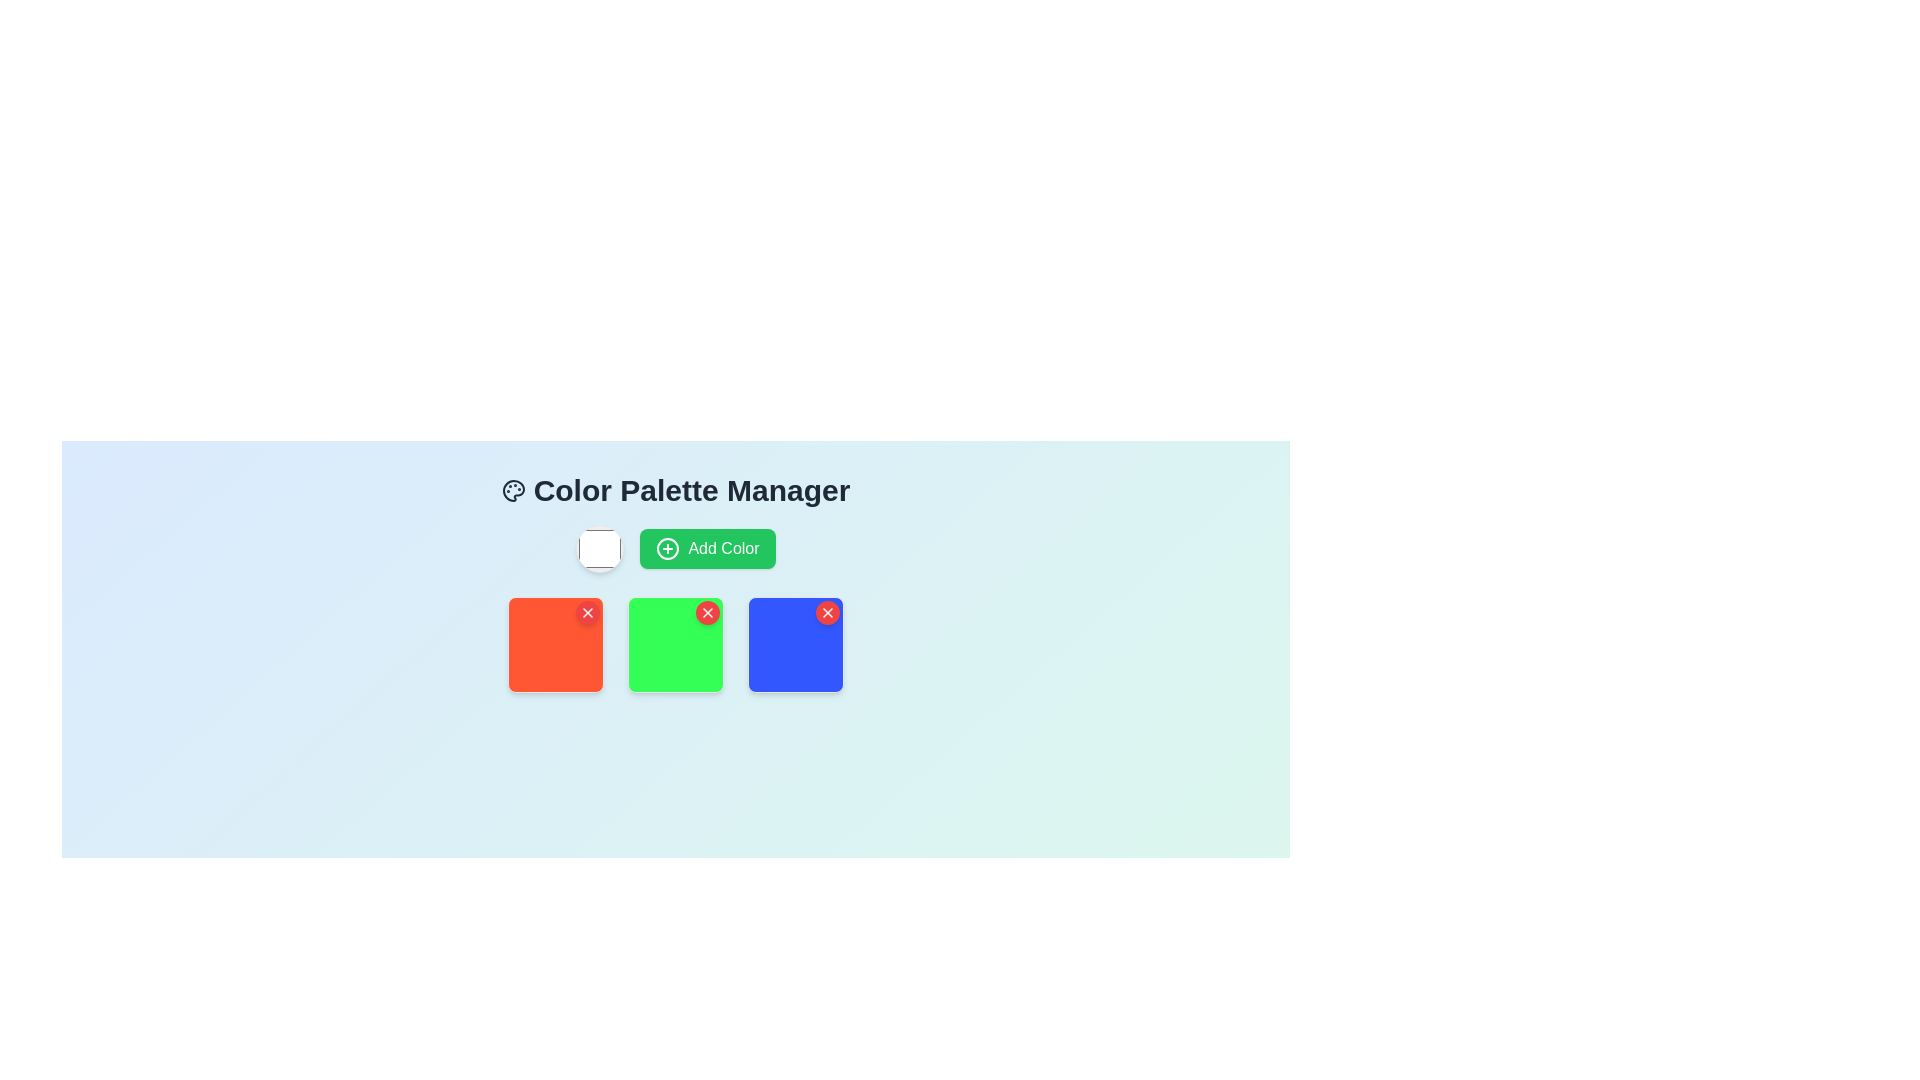  What do you see at coordinates (708, 548) in the screenshot?
I see `the button located under the 'Color Palette Manager' heading that initiates the action of adding a new color to the palette` at bounding box center [708, 548].